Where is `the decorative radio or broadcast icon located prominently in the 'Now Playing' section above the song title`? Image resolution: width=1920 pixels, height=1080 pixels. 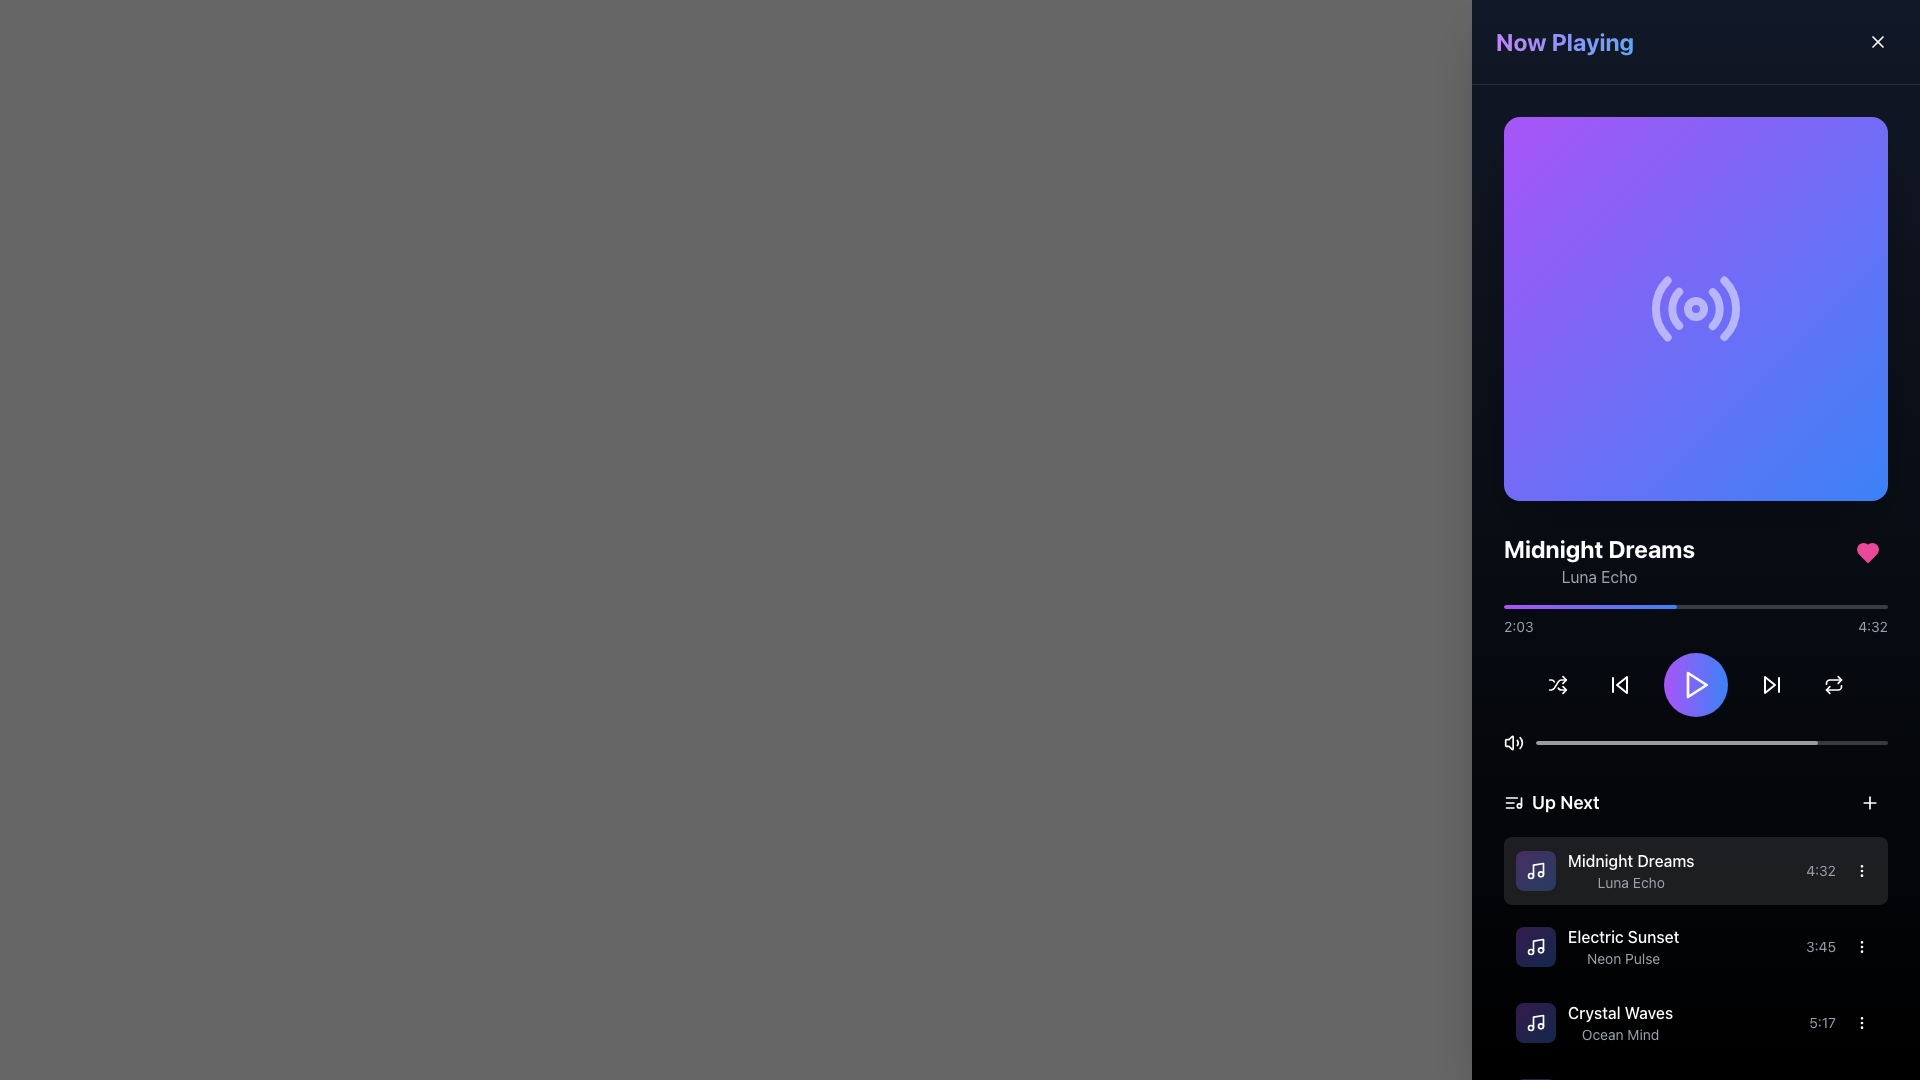
the decorative radio or broadcast icon located prominently in the 'Now Playing' section above the song title is located at coordinates (1694, 308).